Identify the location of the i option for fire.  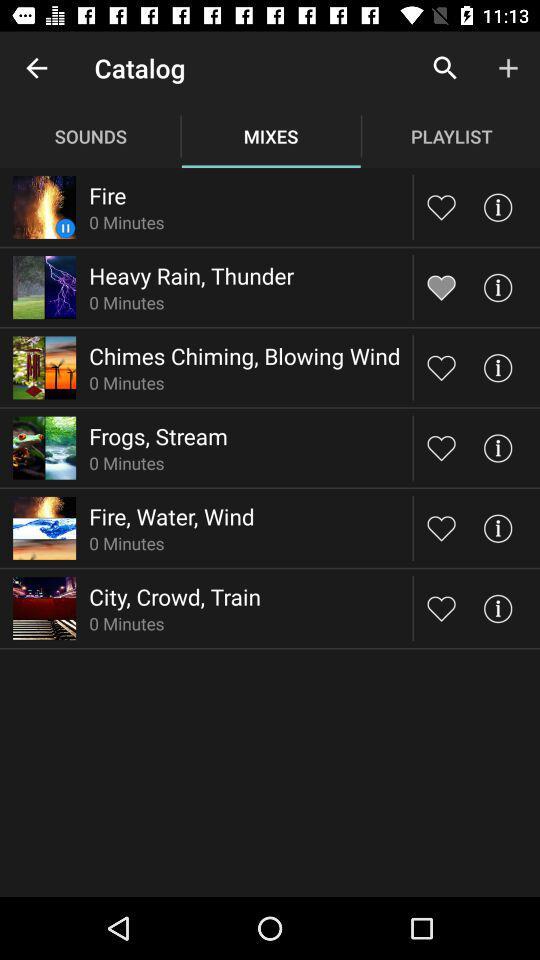
(496, 207).